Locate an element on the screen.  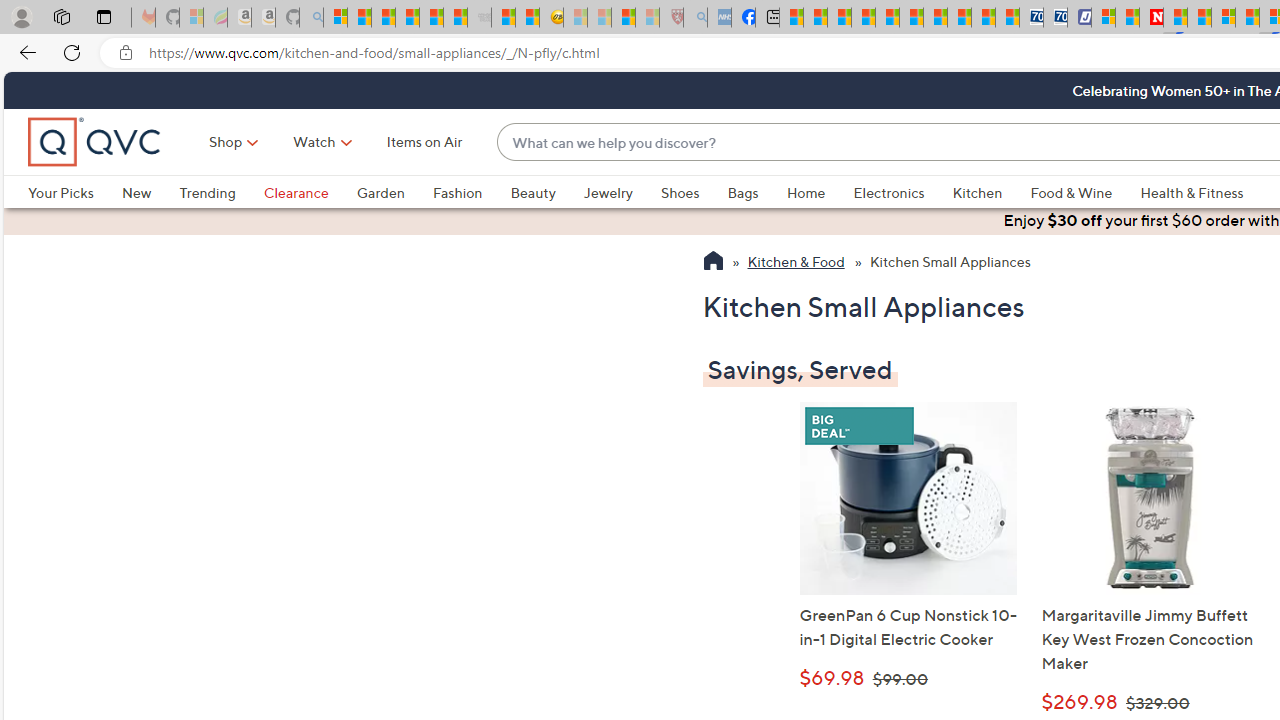
'12 Popular Science Lies that Must be Corrected - Sleeping' is located at coordinates (647, 17).